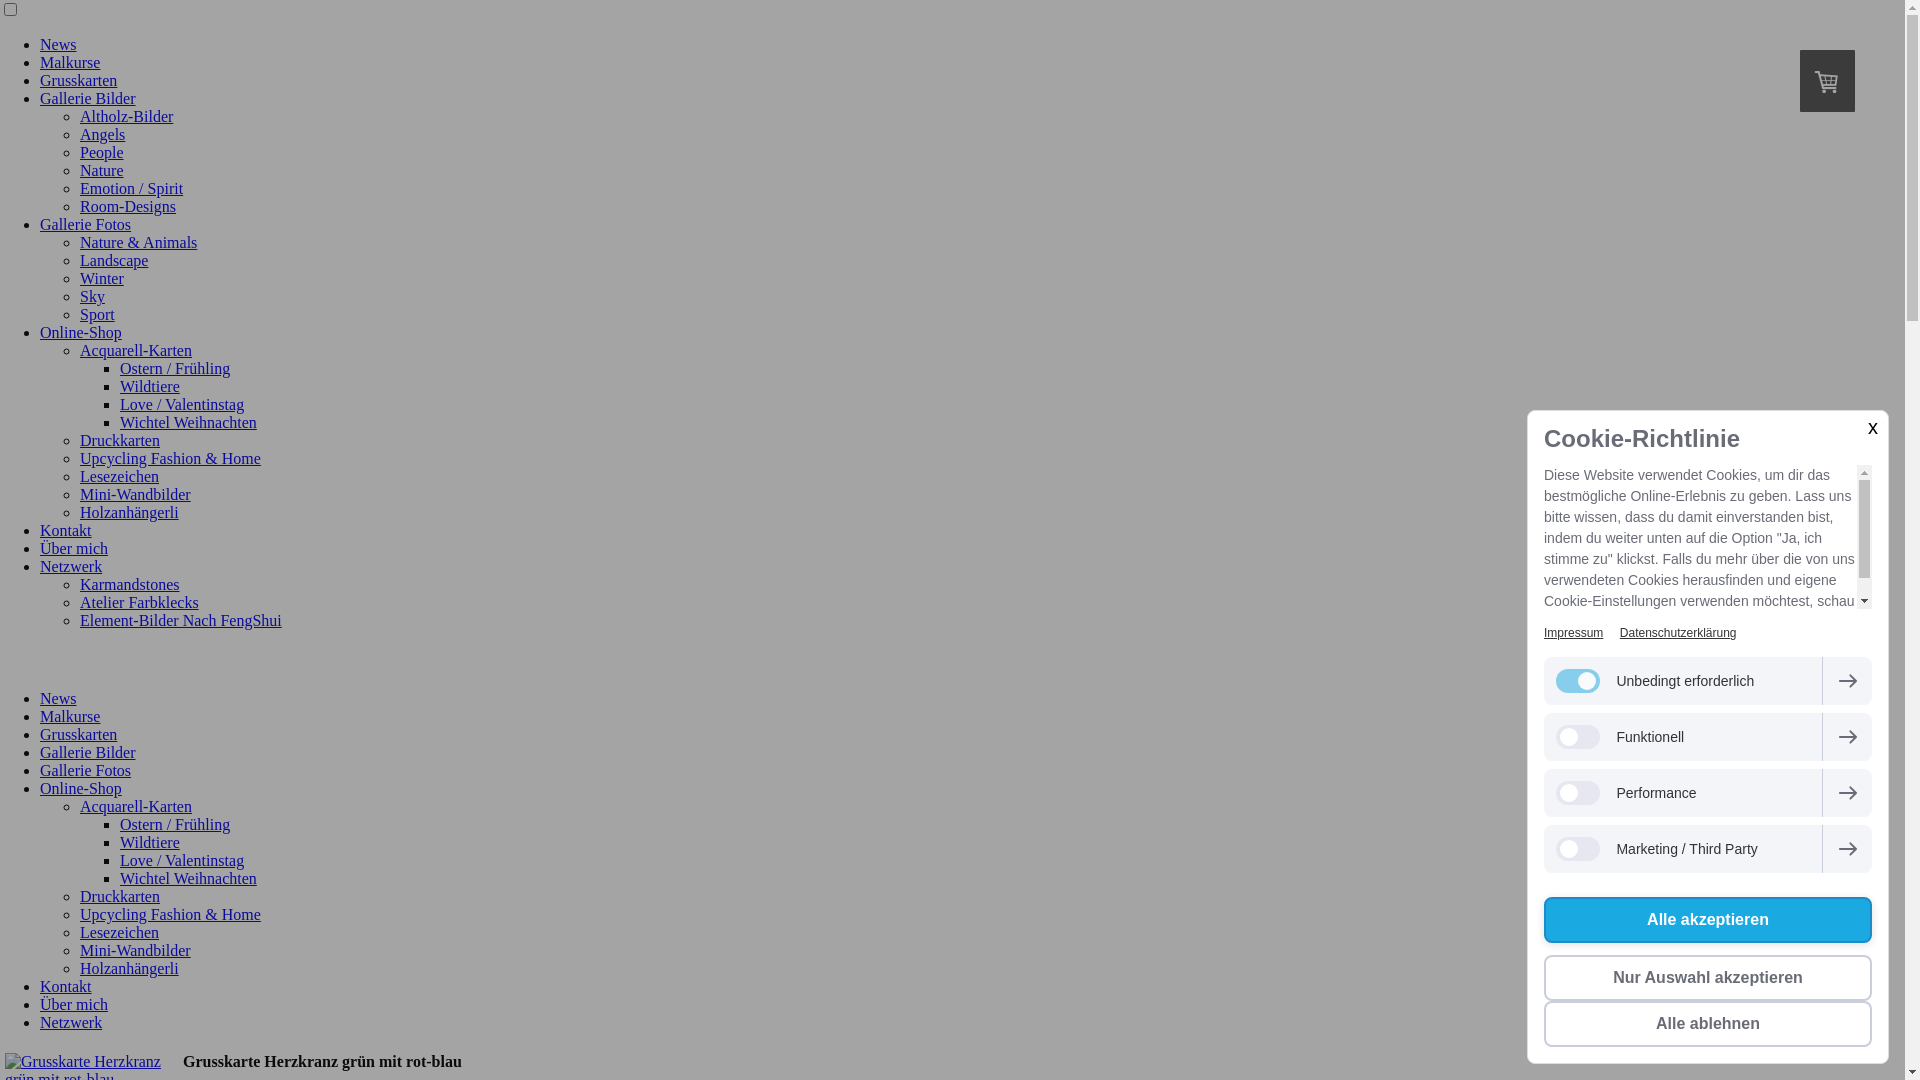  Describe the element at coordinates (84, 769) in the screenshot. I see `'Gallerie Fotos'` at that location.